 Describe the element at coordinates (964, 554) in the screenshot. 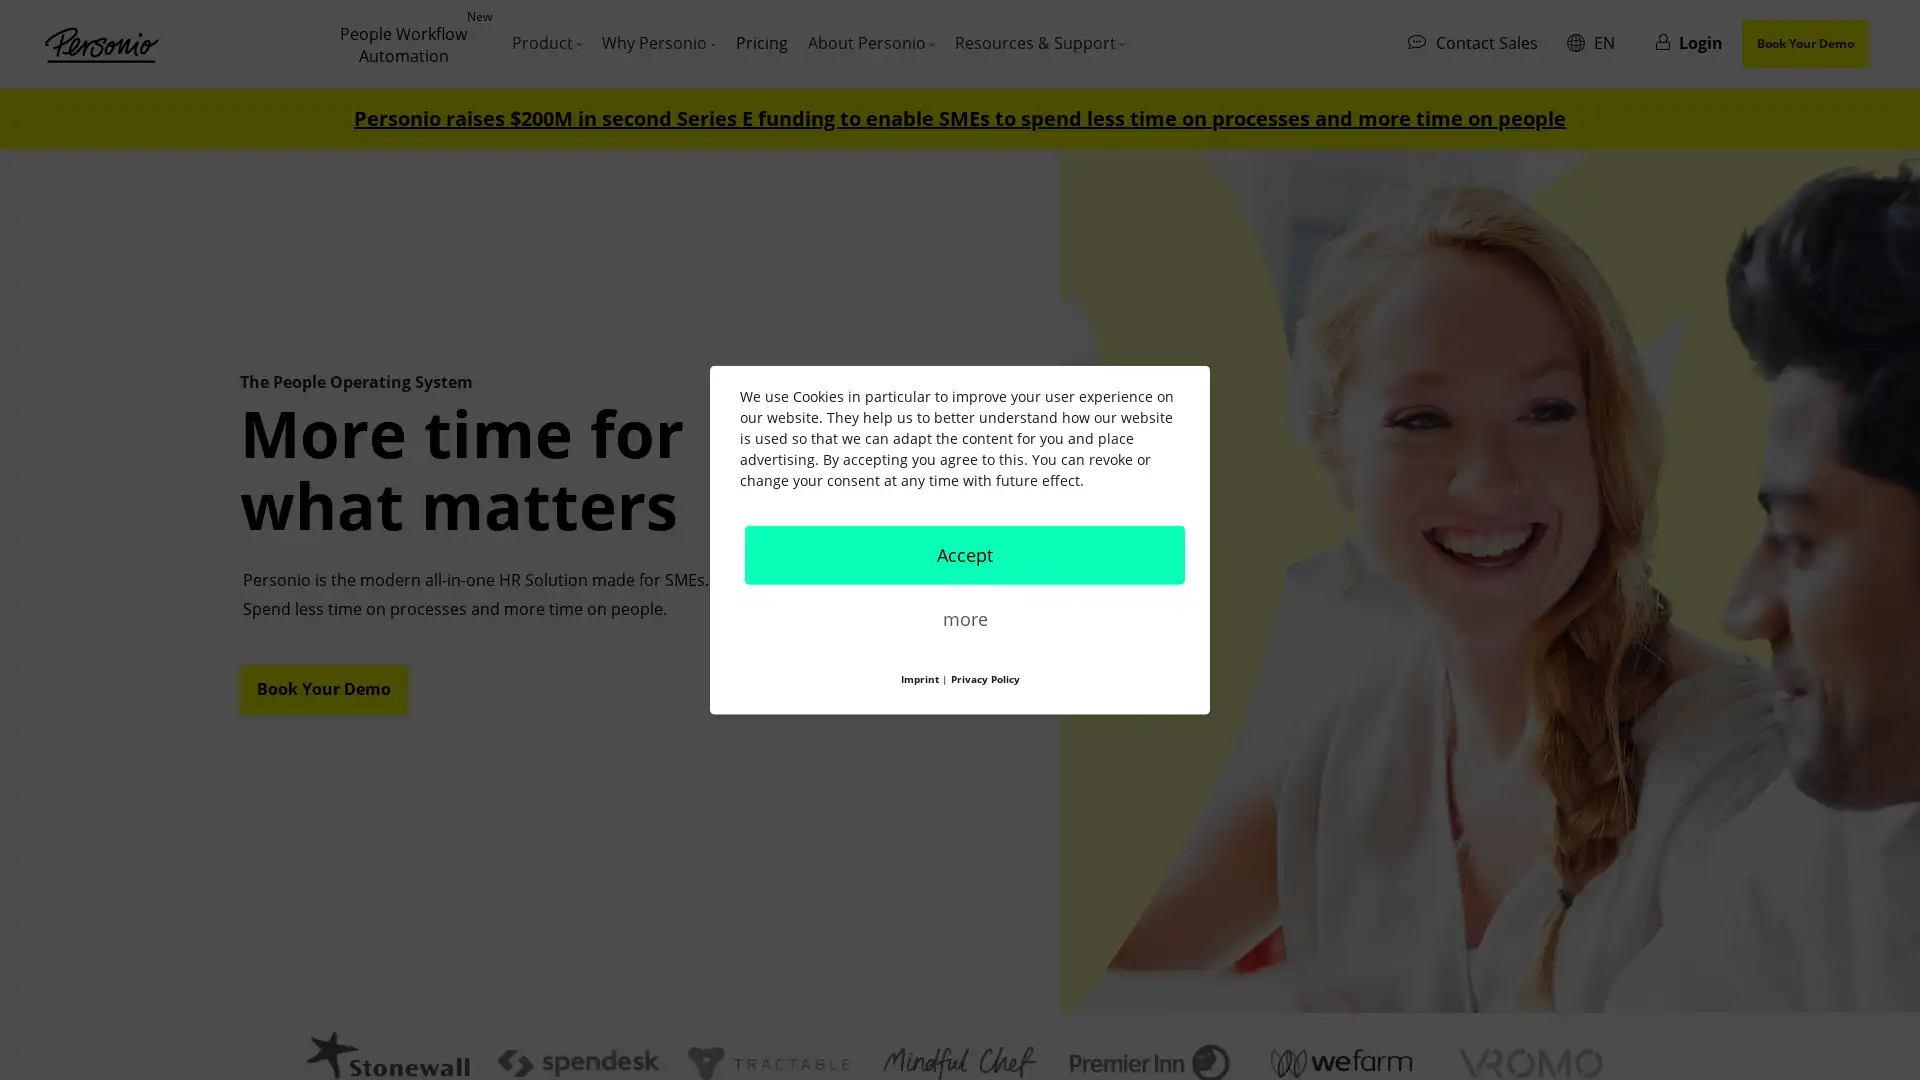

I see `Accept` at that location.